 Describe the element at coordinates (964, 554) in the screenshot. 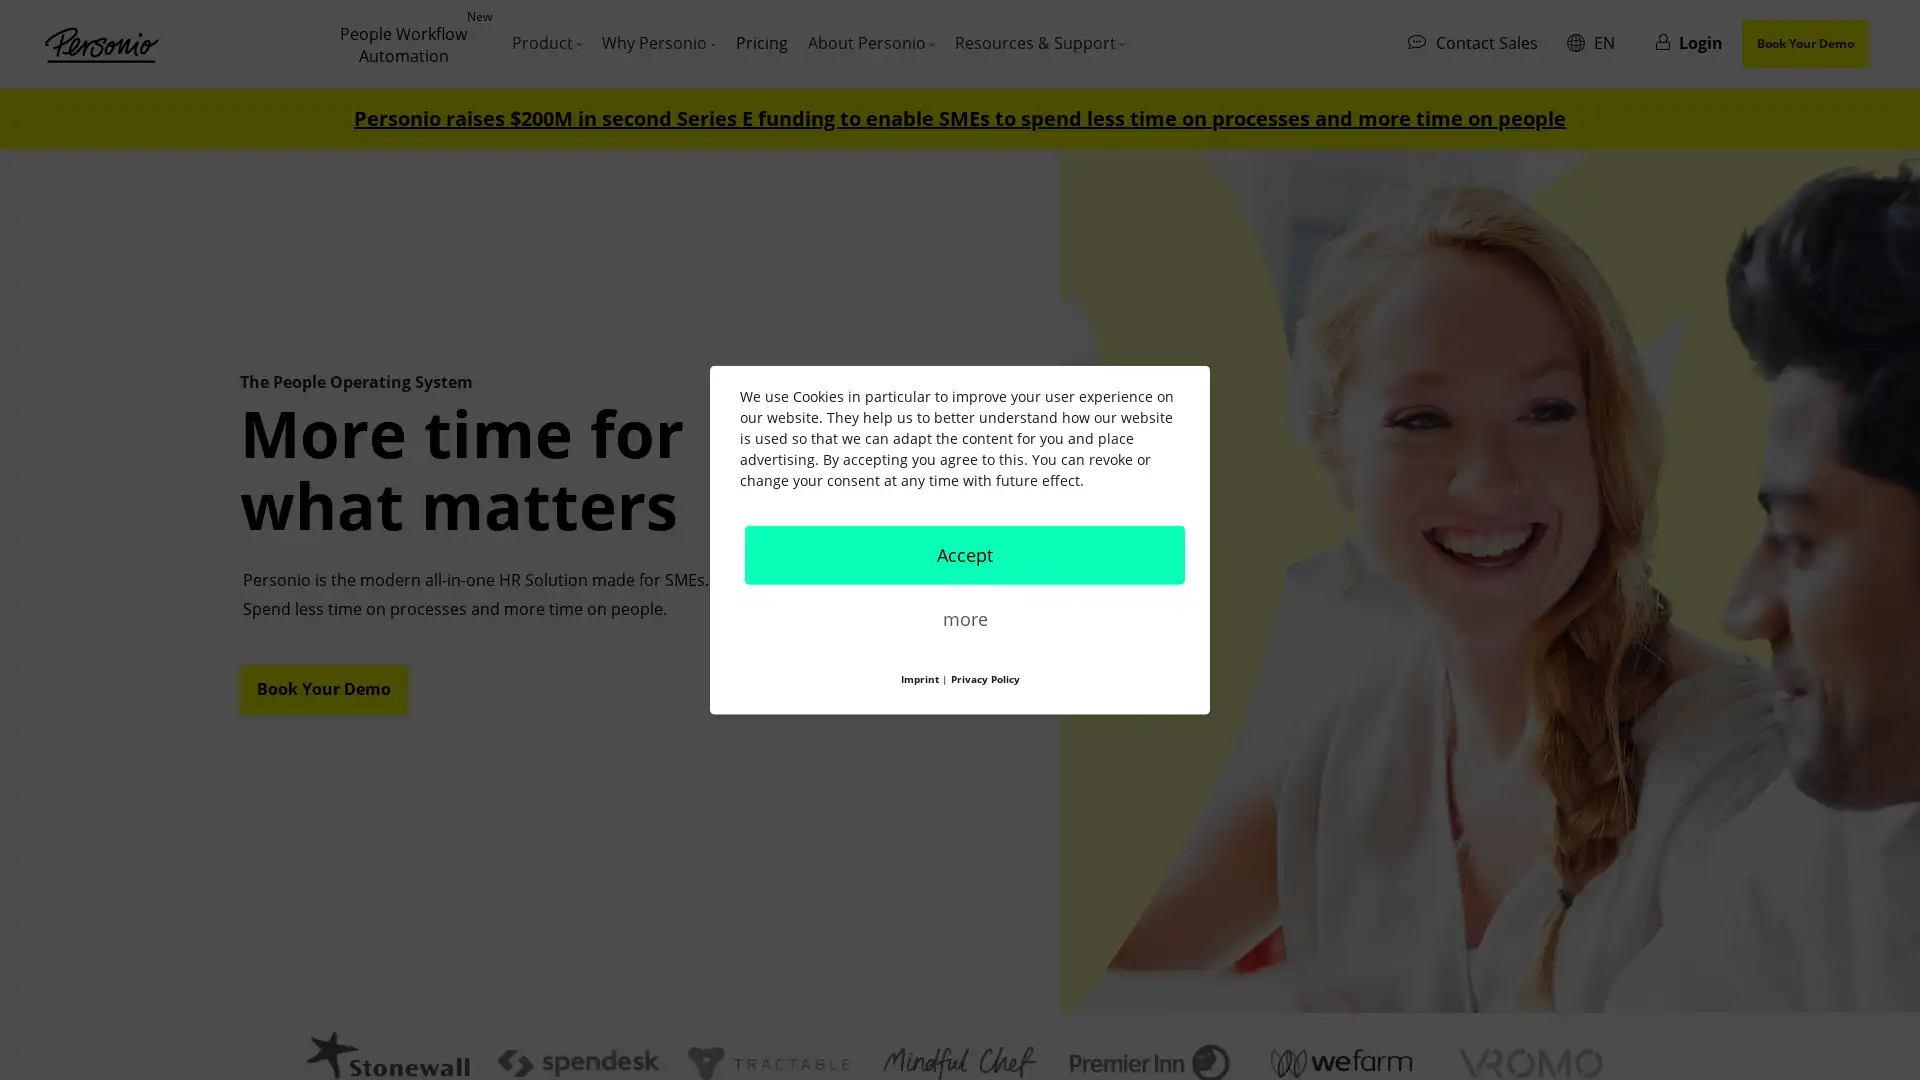

I see `Accept` at that location.